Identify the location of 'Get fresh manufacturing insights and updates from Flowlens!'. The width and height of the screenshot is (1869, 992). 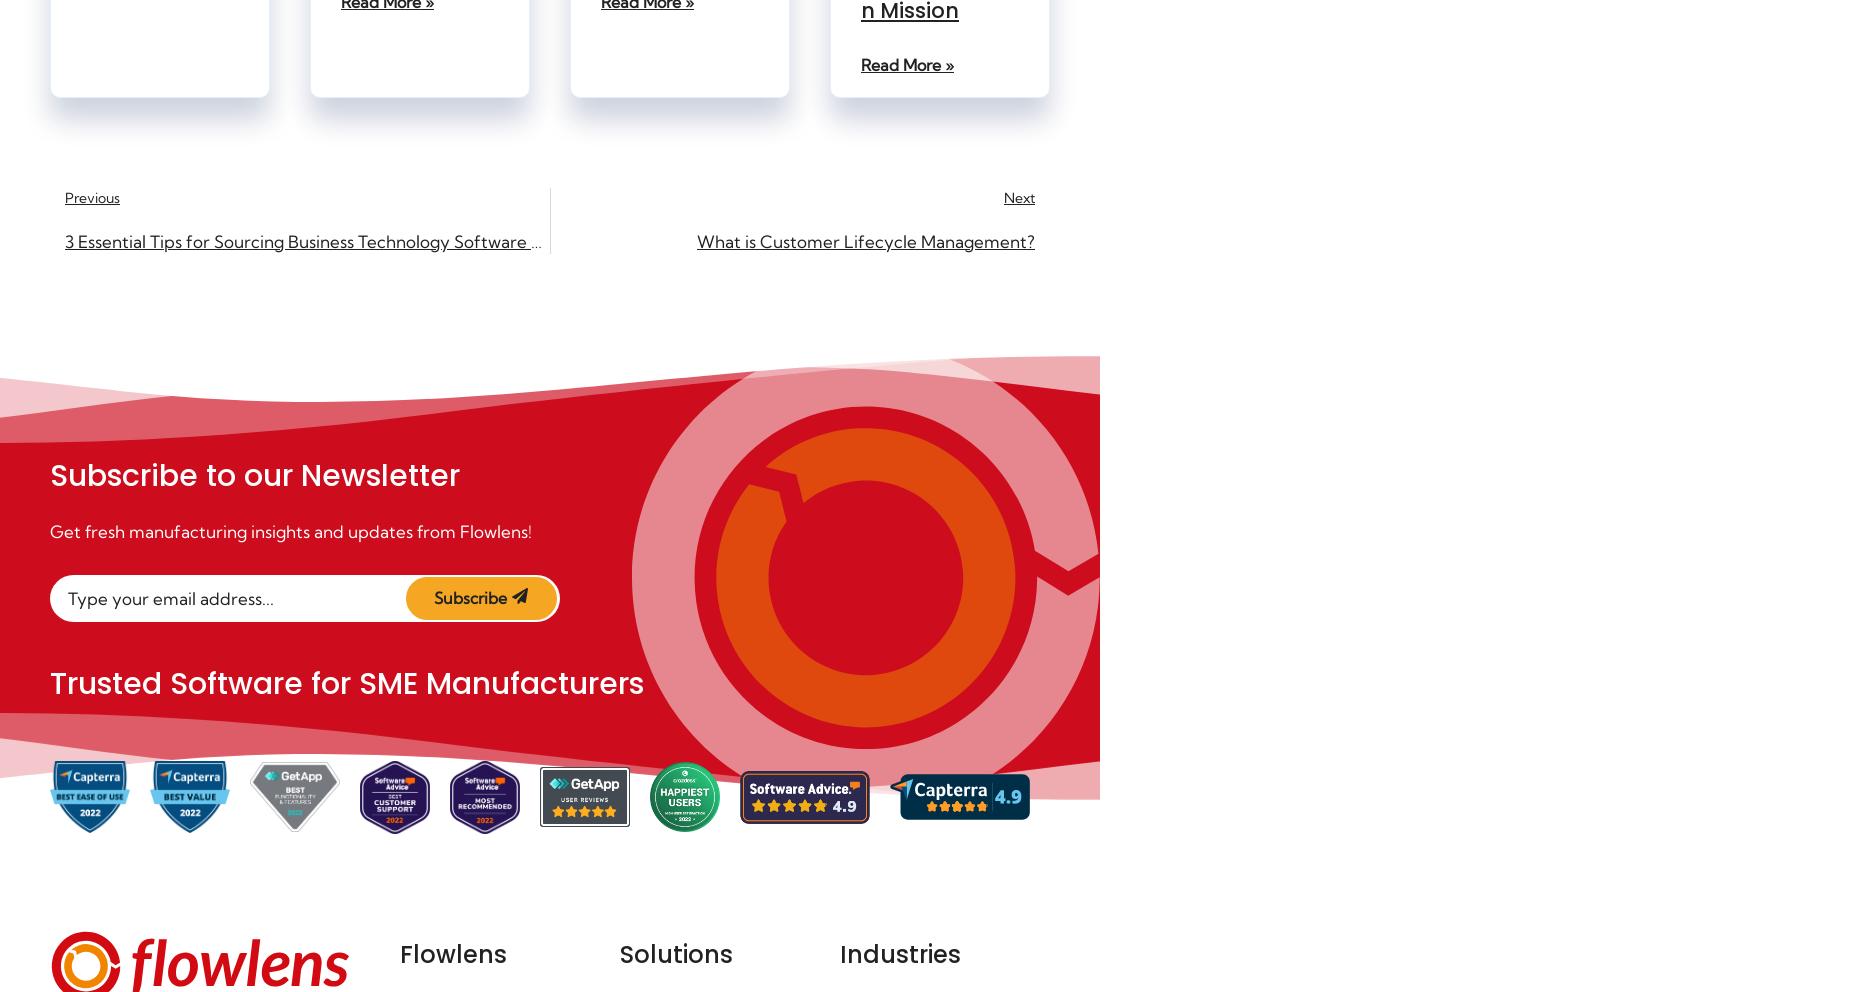
(291, 530).